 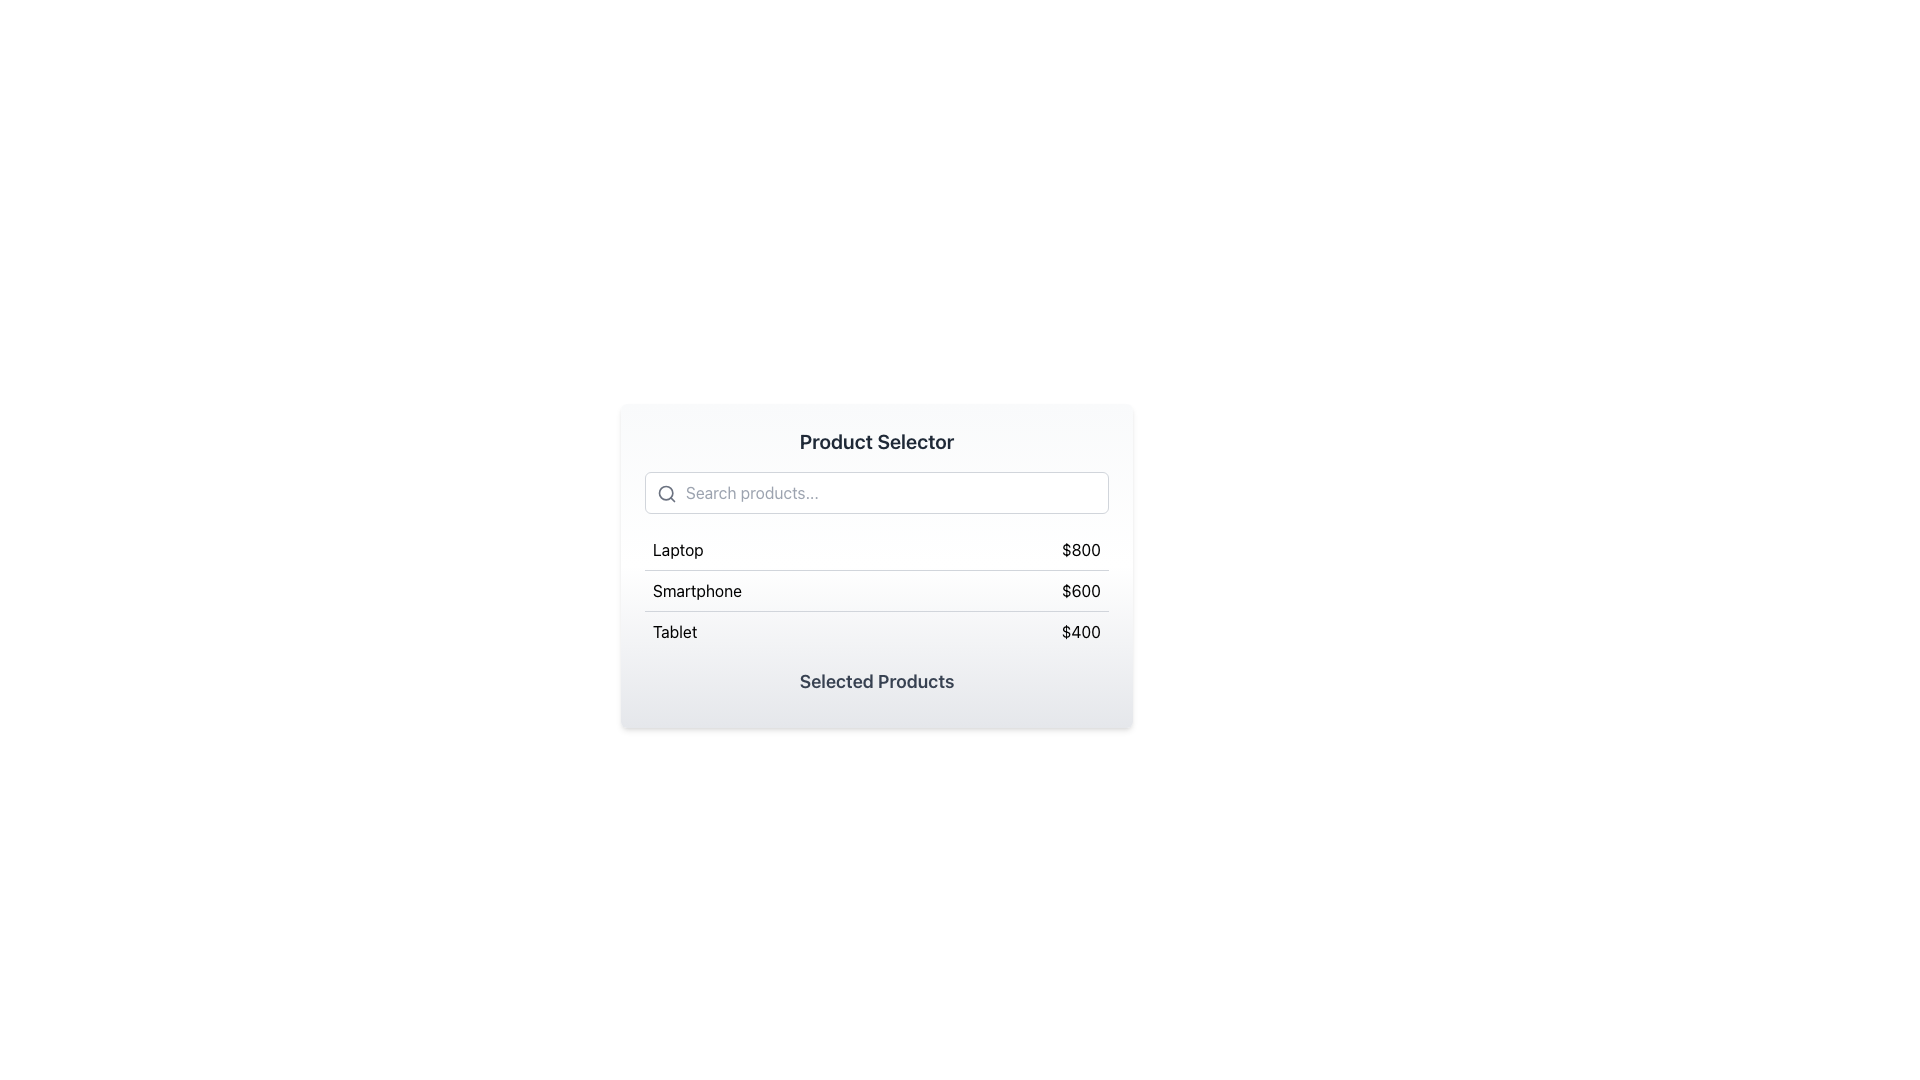 I want to click on the 'Tablet' label text rendered in black font, so click(x=675, y=632).